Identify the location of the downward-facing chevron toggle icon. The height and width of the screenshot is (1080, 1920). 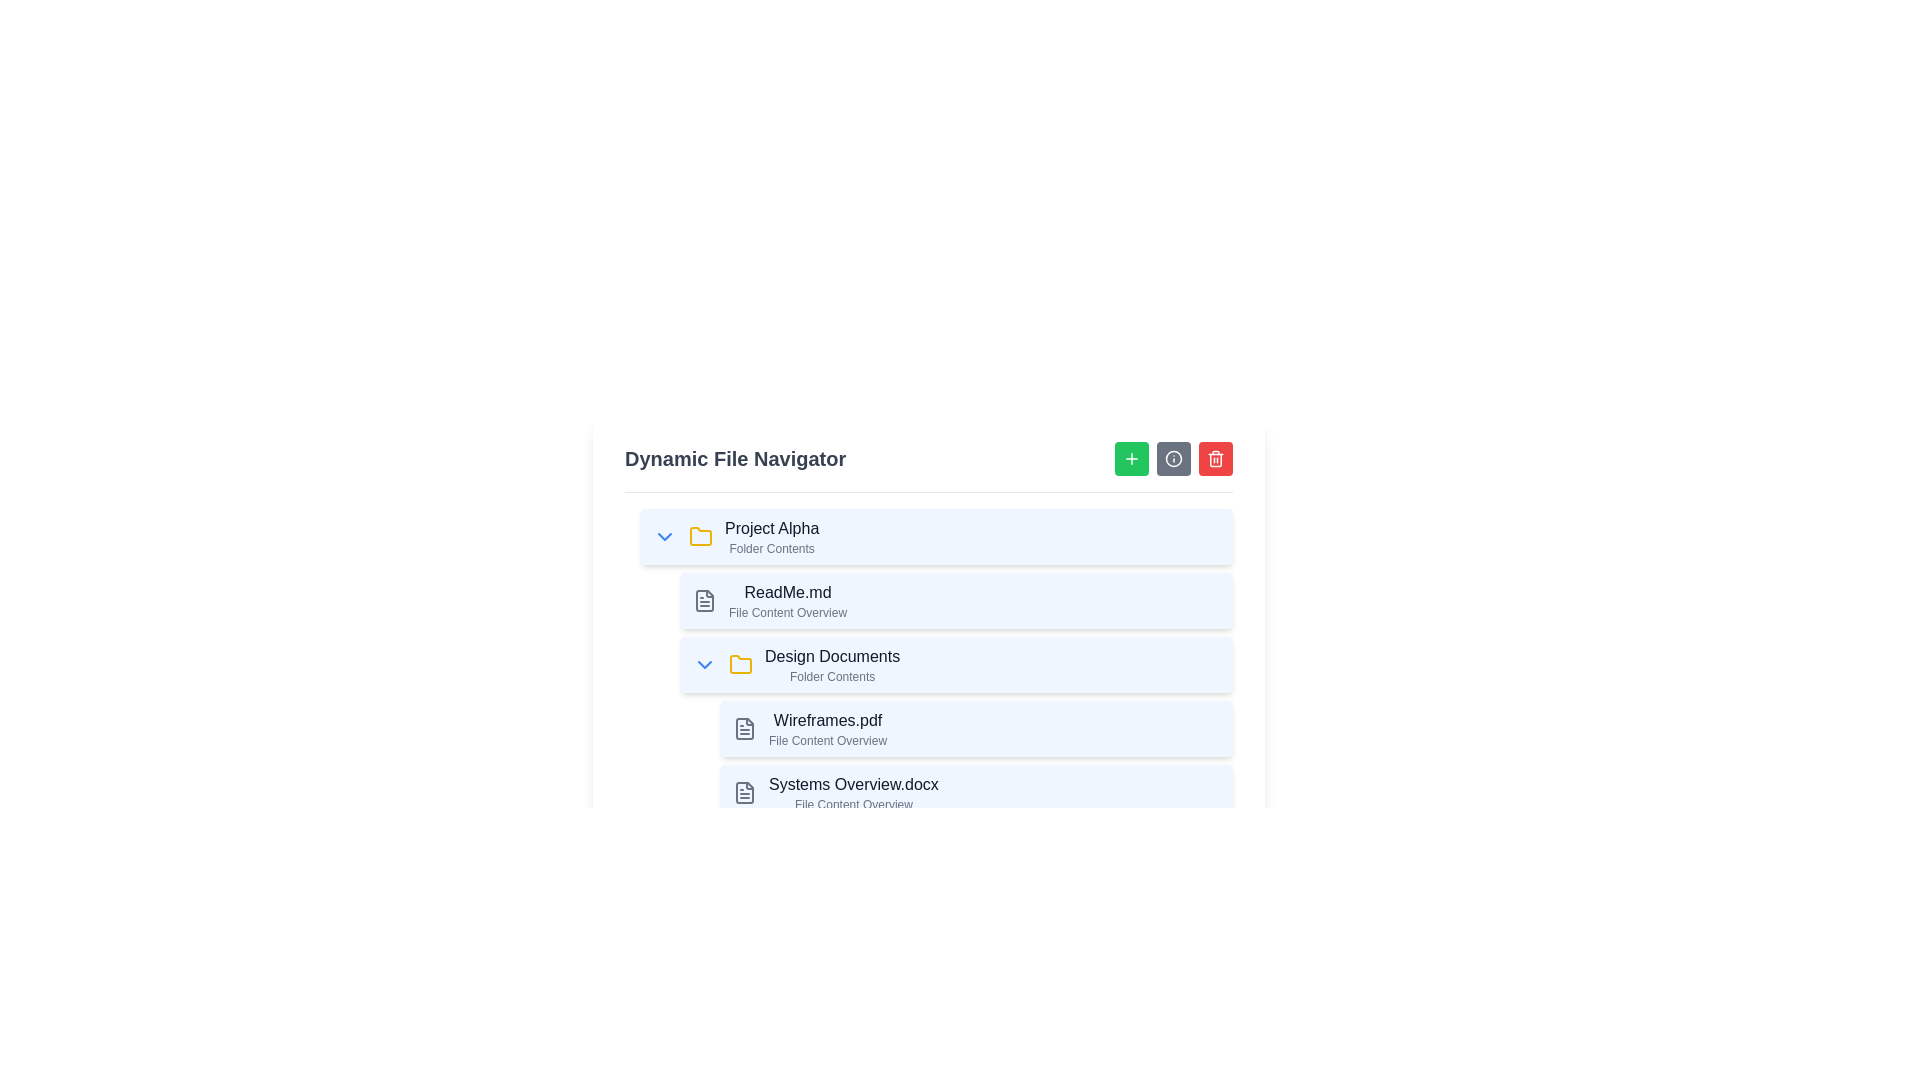
(705, 664).